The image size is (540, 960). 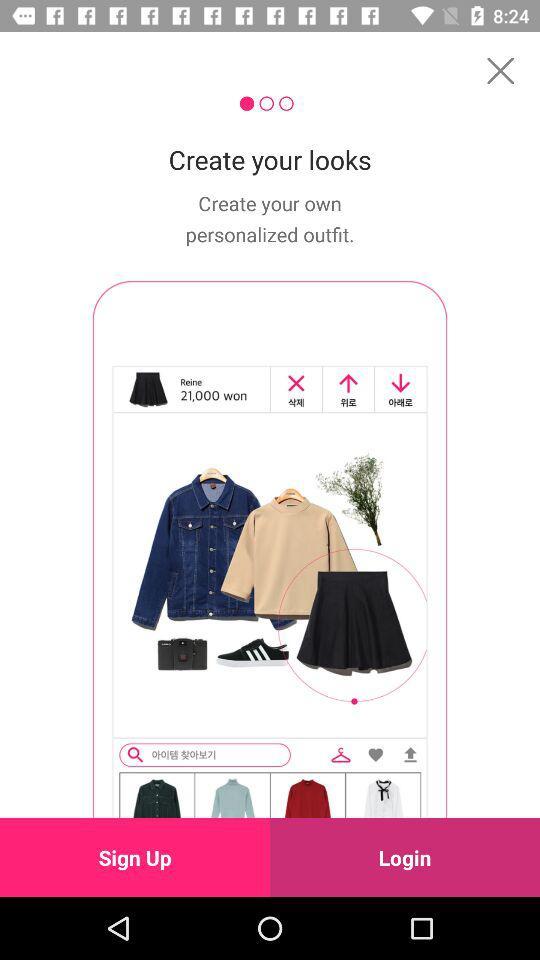 I want to click on the icon next to login icon, so click(x=135, y=856).